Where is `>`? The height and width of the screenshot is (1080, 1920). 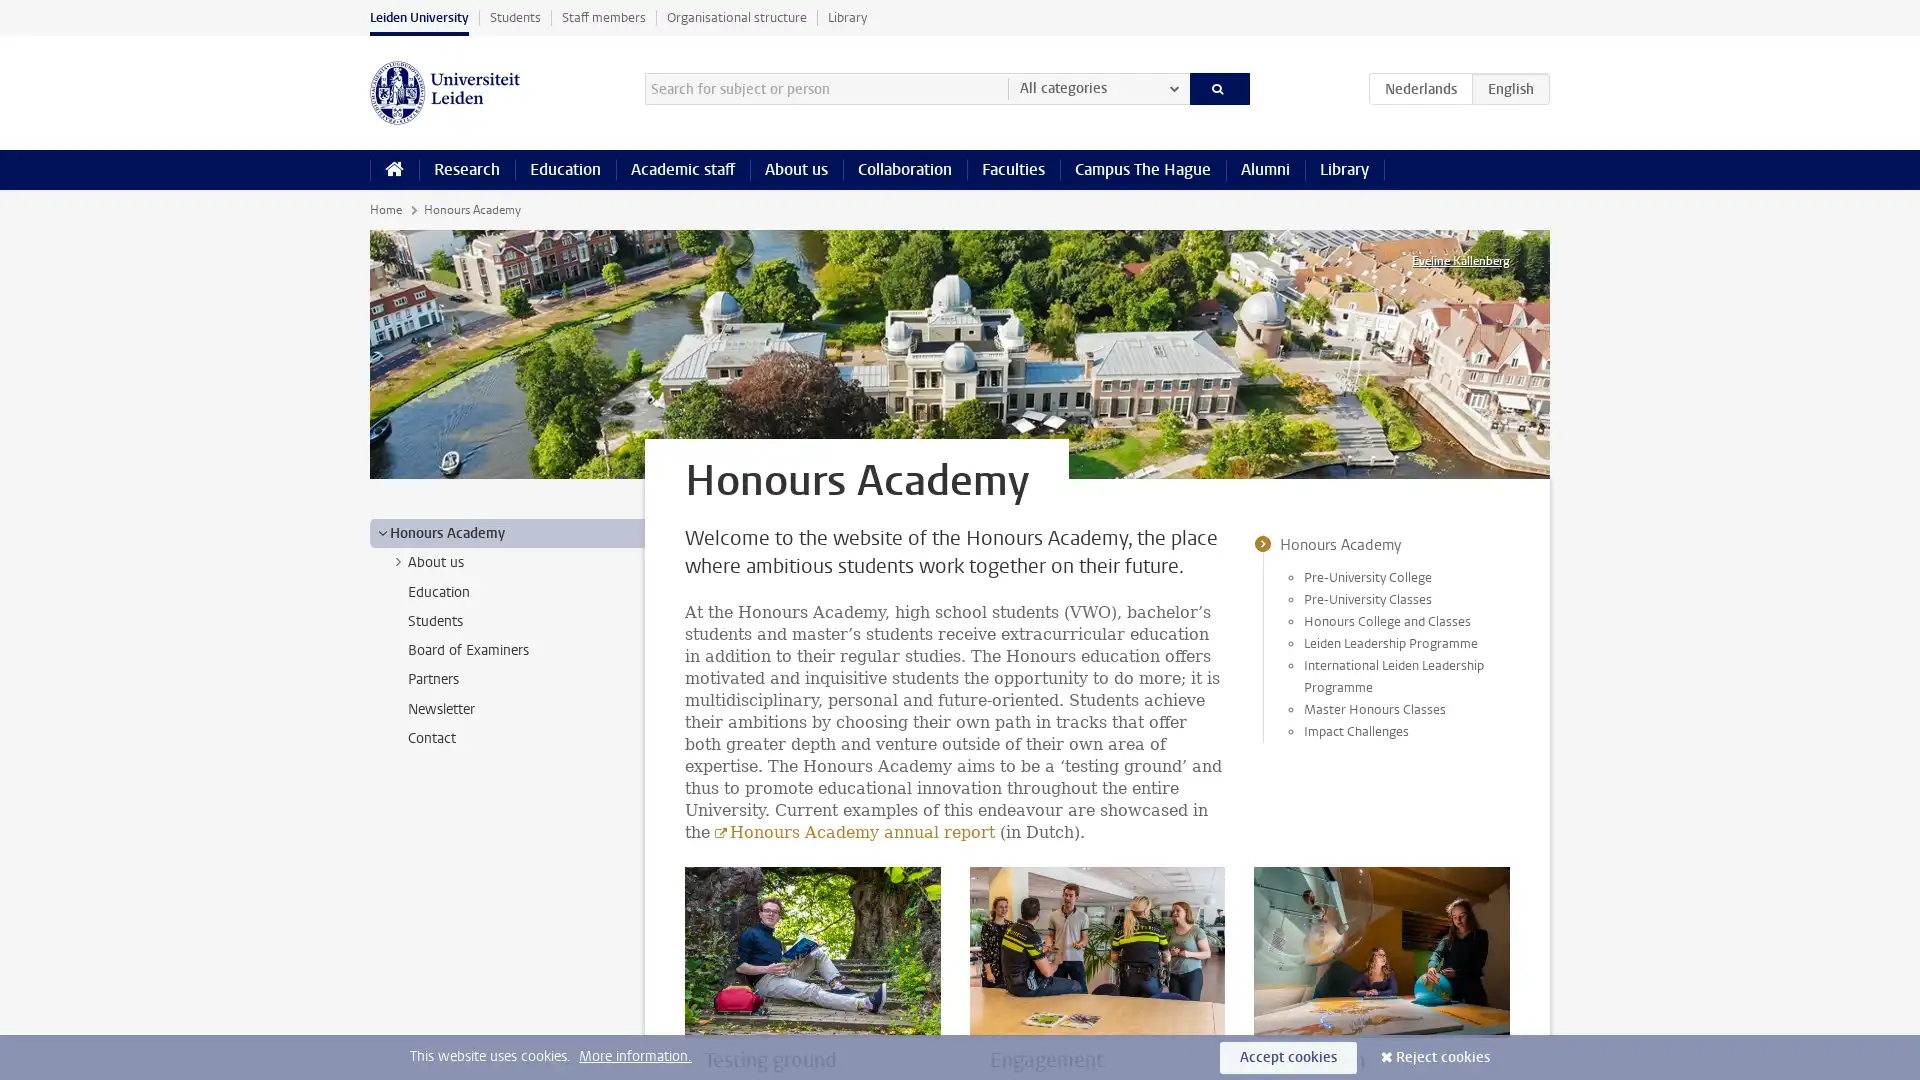 > is located at coordinates (398, 562).